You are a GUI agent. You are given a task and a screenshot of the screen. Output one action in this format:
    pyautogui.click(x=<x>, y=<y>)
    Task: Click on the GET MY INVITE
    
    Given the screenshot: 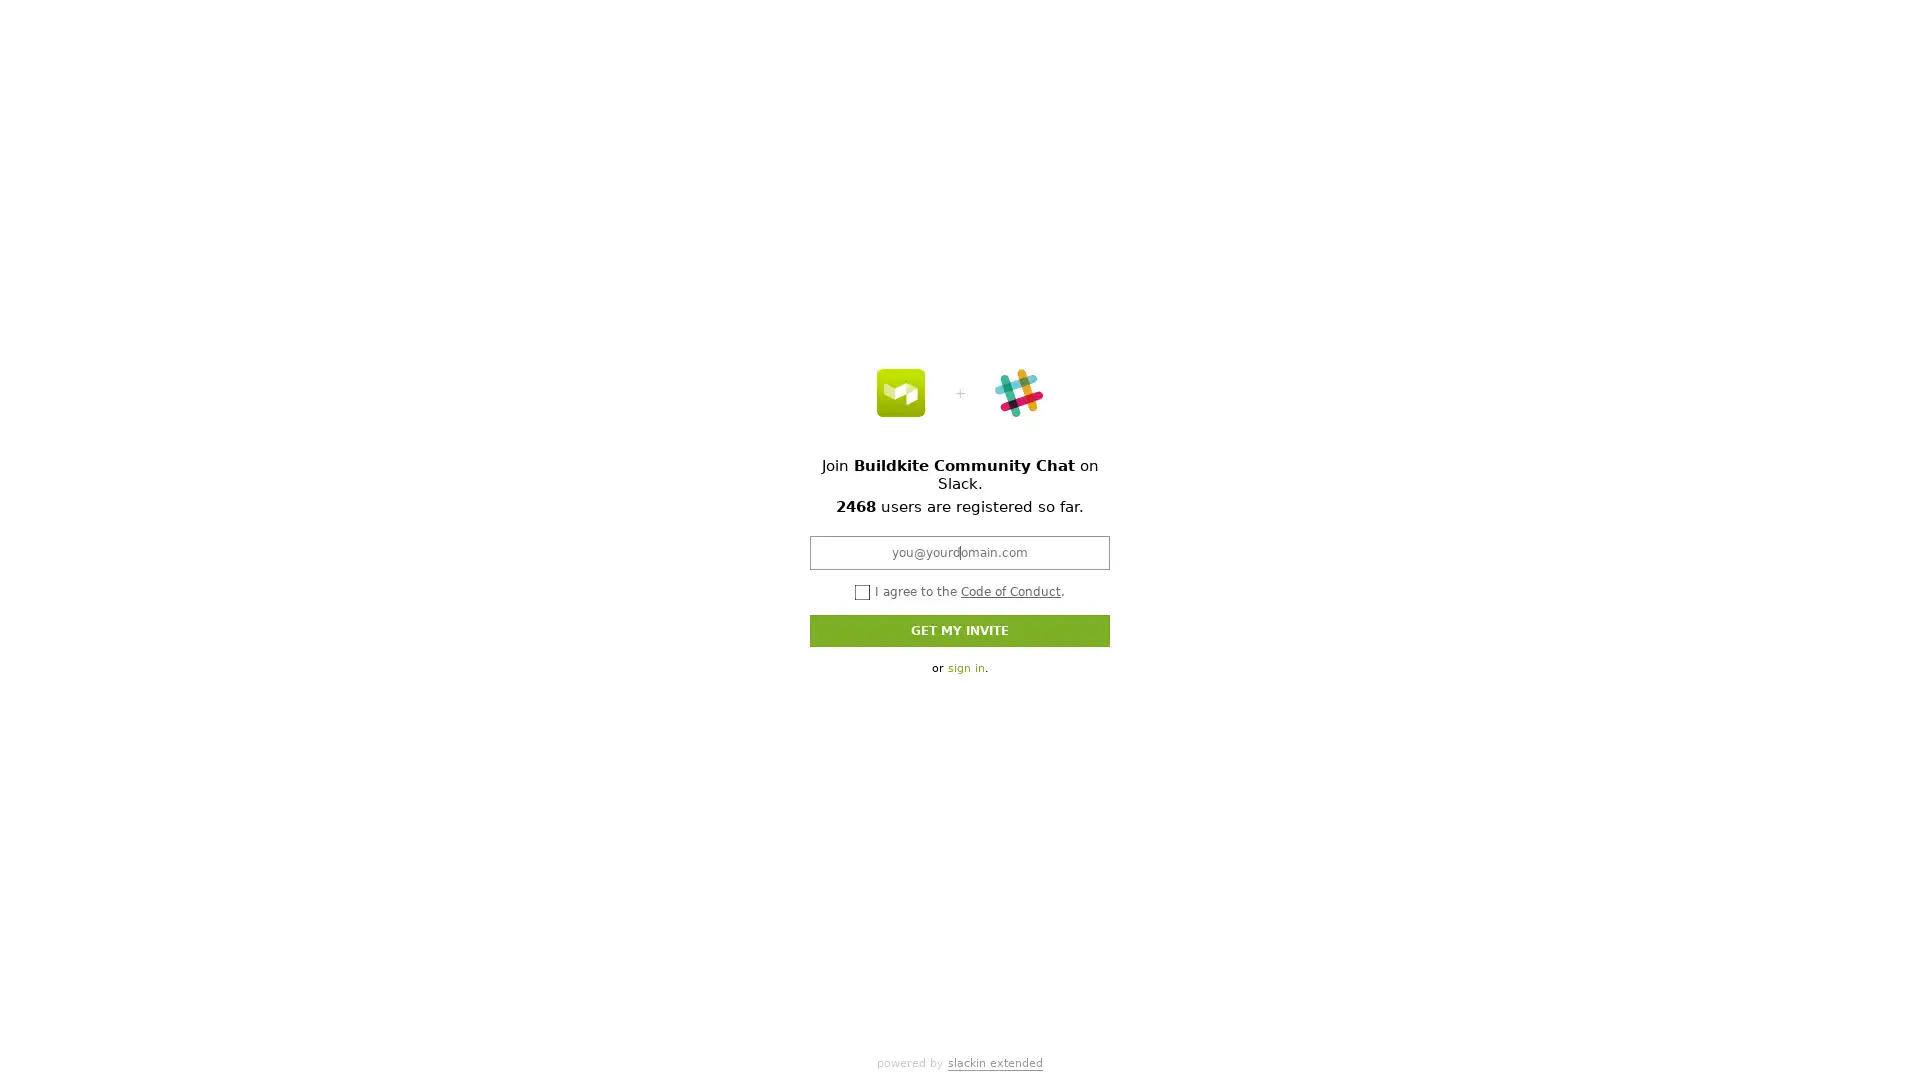 What is the action you would take?
    pyautogui.click(x=960, y=628)
    